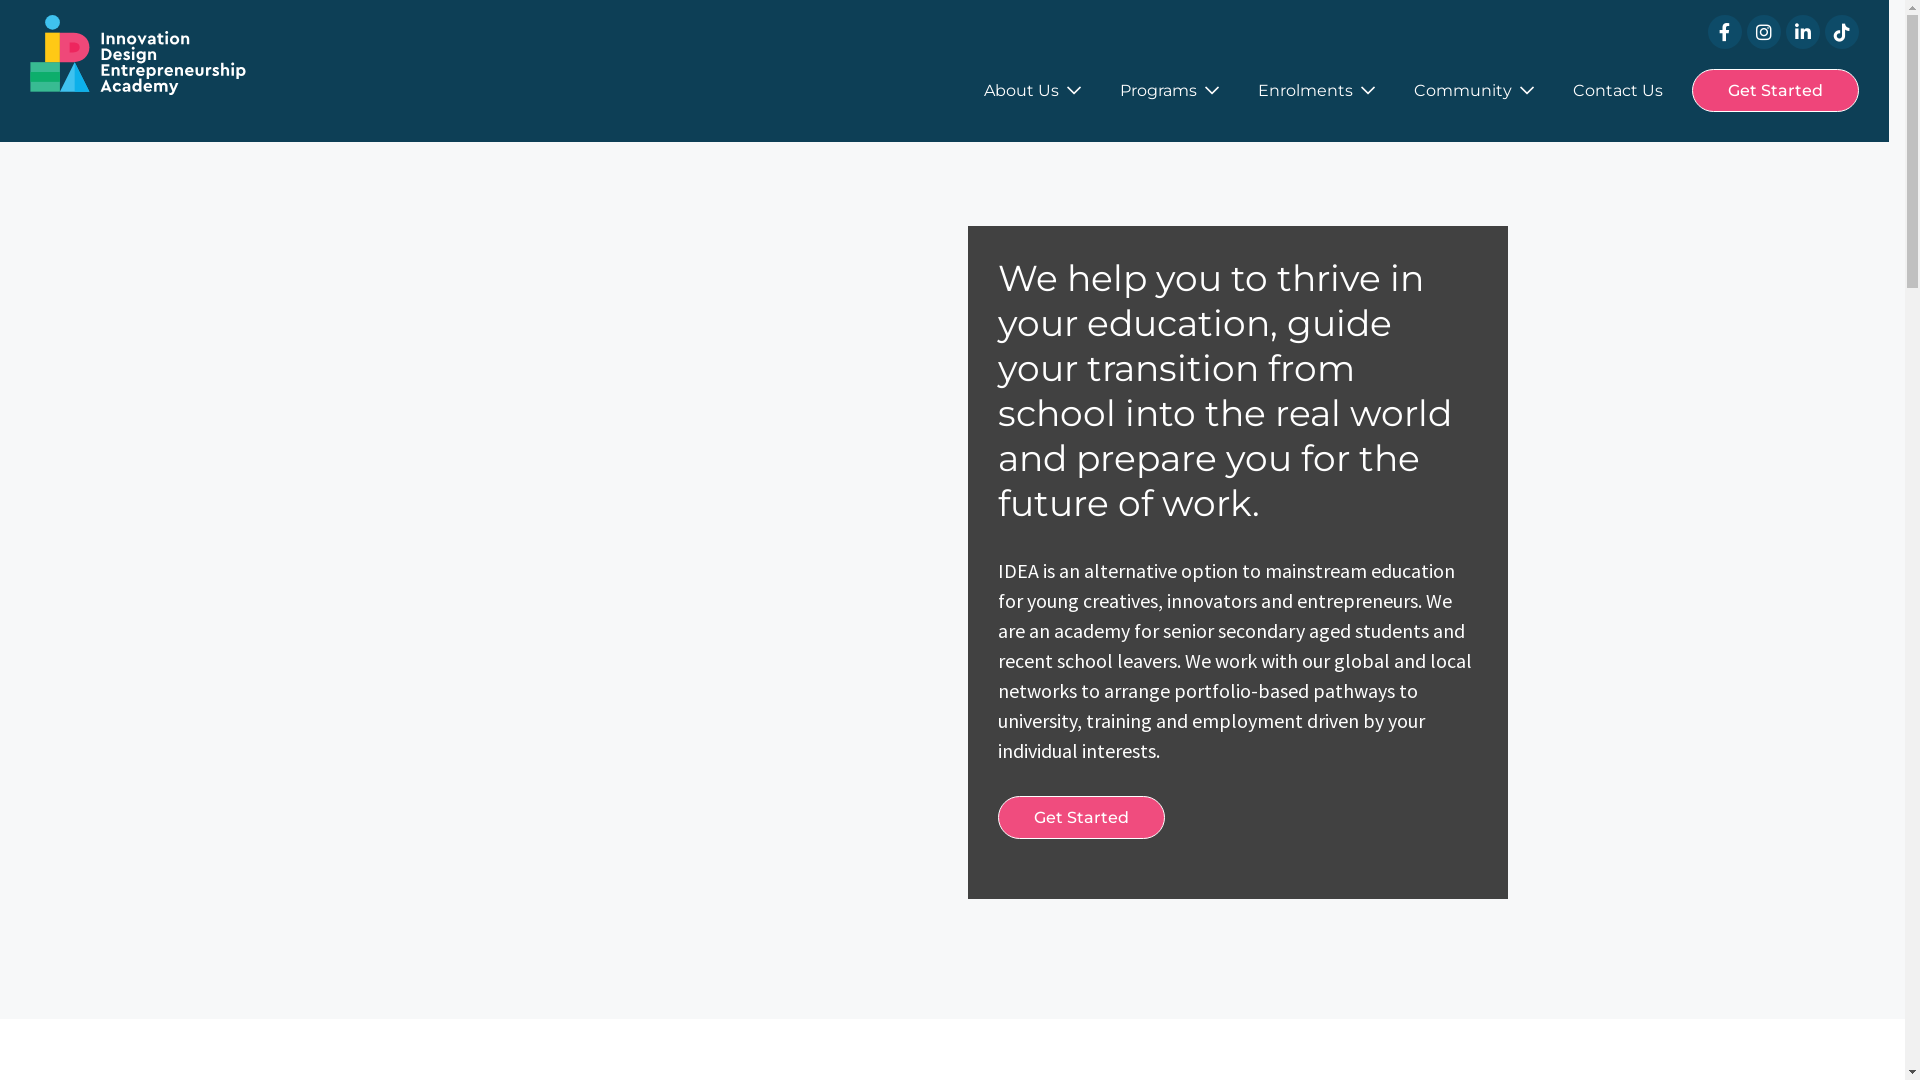 Image resolution: width=1920 pixels, height=1080 pixels. I want to click on 'Get Started', so click(1080, 817).